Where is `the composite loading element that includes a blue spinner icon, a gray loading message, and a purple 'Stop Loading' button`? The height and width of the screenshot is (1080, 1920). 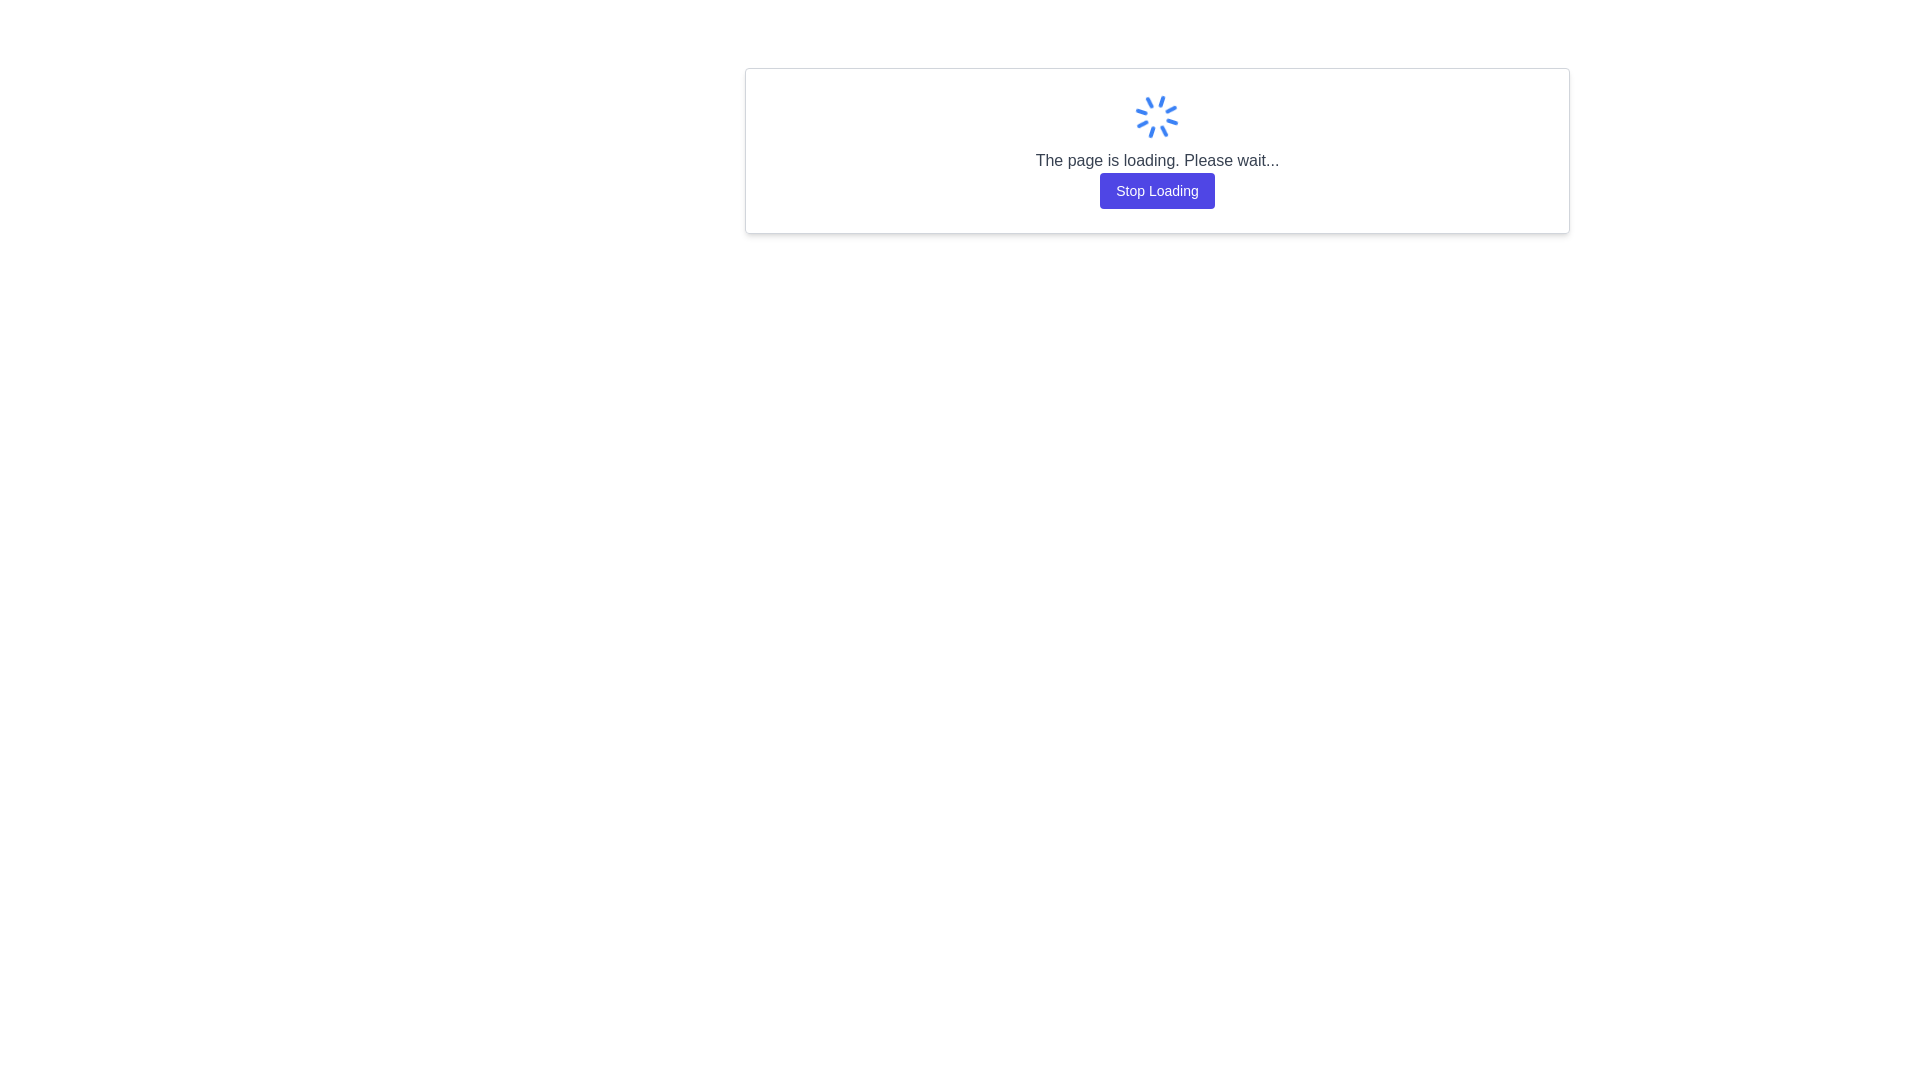
the composite loading element that includes a blue spinner icon, a gray loading message, and a purple 'Stop Loading' button is located at coordinates (1157, 149).